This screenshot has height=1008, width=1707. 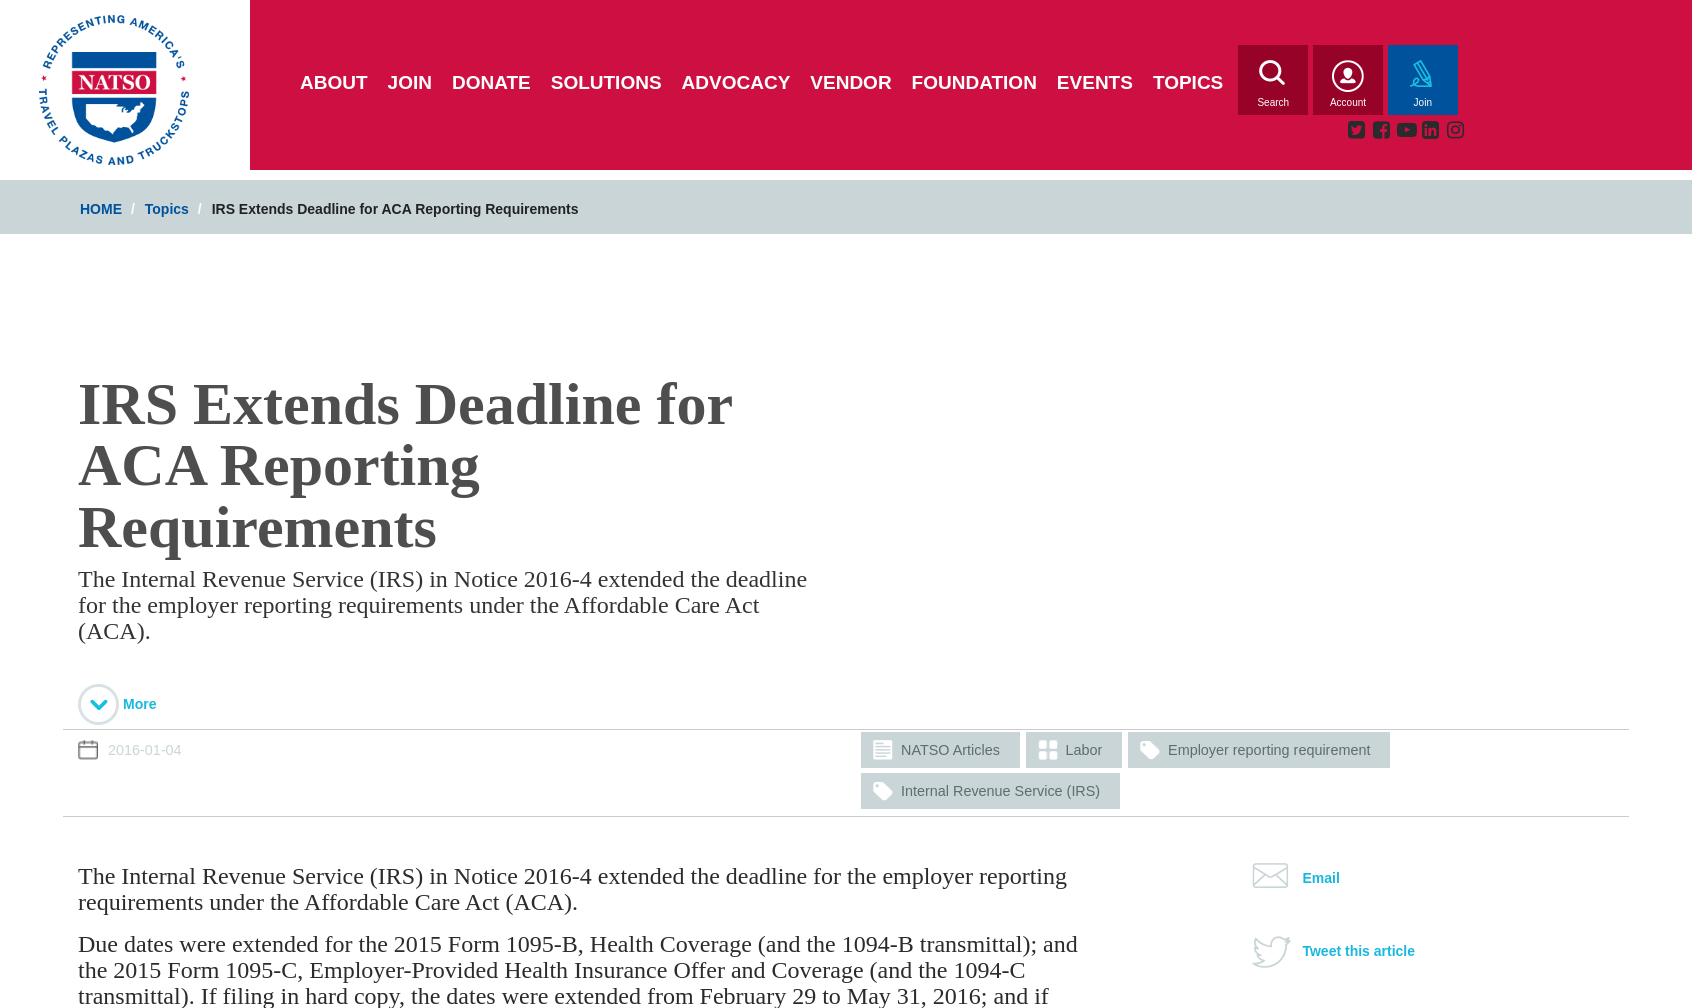 I want to click on 'Account', so click(x=1346, y=102).